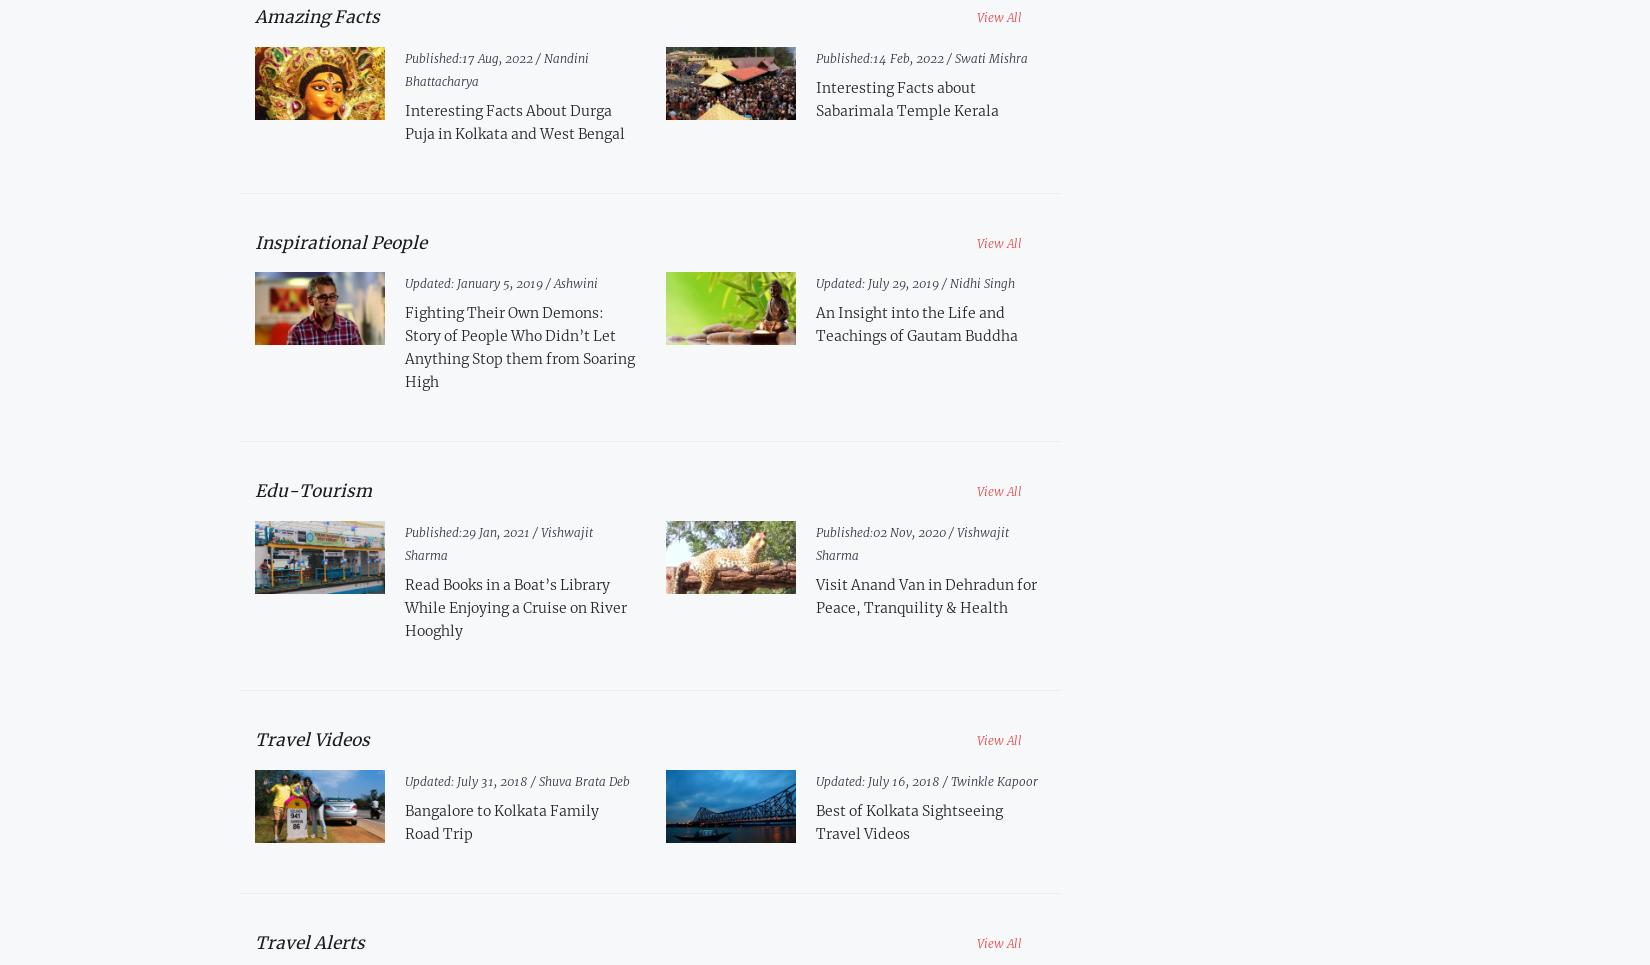 Image resolution: width=1650 pixels, height=965 pixels. Describe the element at coordinates (513, 607) in the screenshot. I see `'Read Books in a Boat’s Library While Enjoying a Cruise on River Hooghly'` at that location.